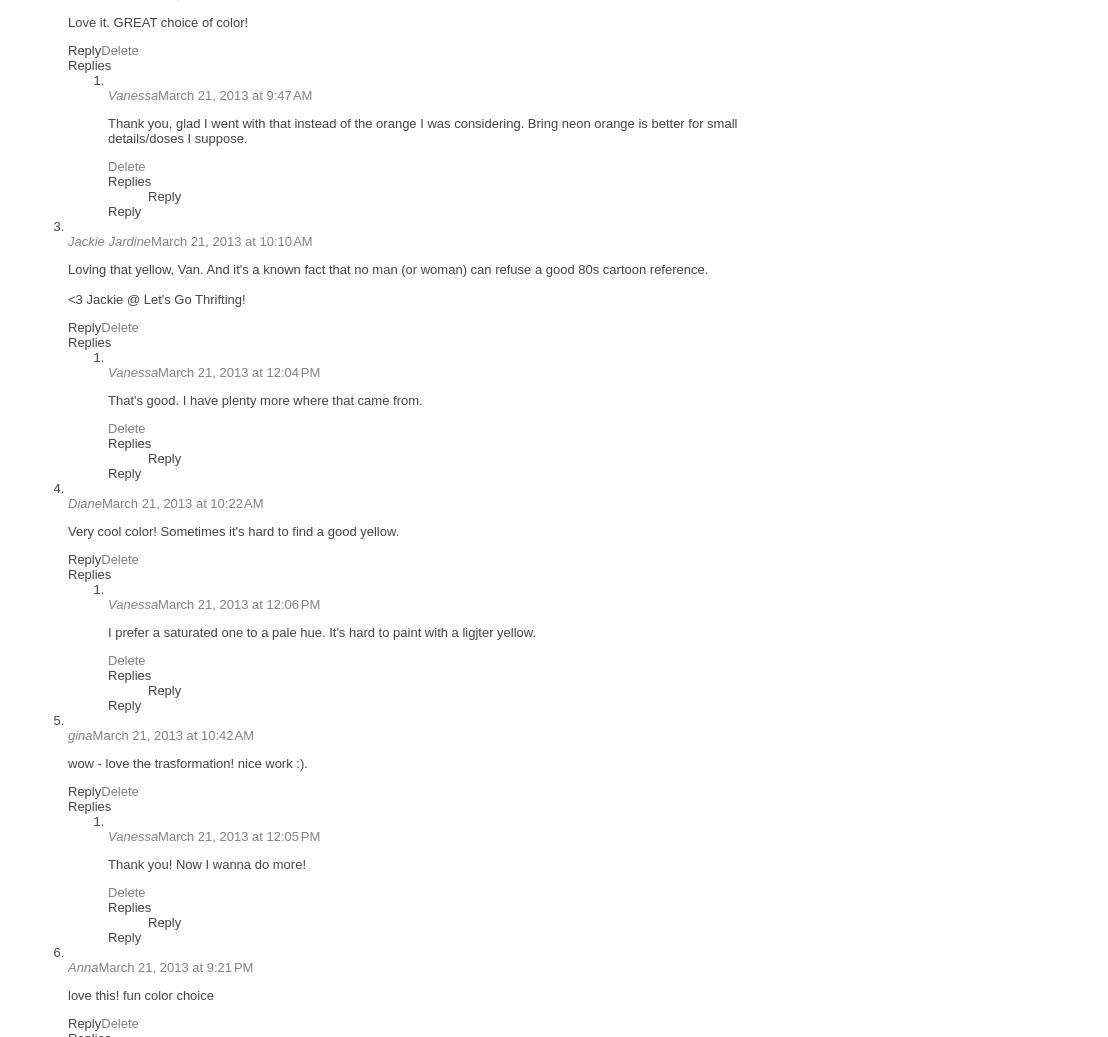 Image resolution: width=1108 pixels, height=1037 pixels. What do you see at coordinates (421, 129) in the screenshot?
I see `'Thank you, glad I went with that instead of the orange I was considering. Bring neon orange is better for small details/doses I suppose.'` at bounding box center [421, 129].